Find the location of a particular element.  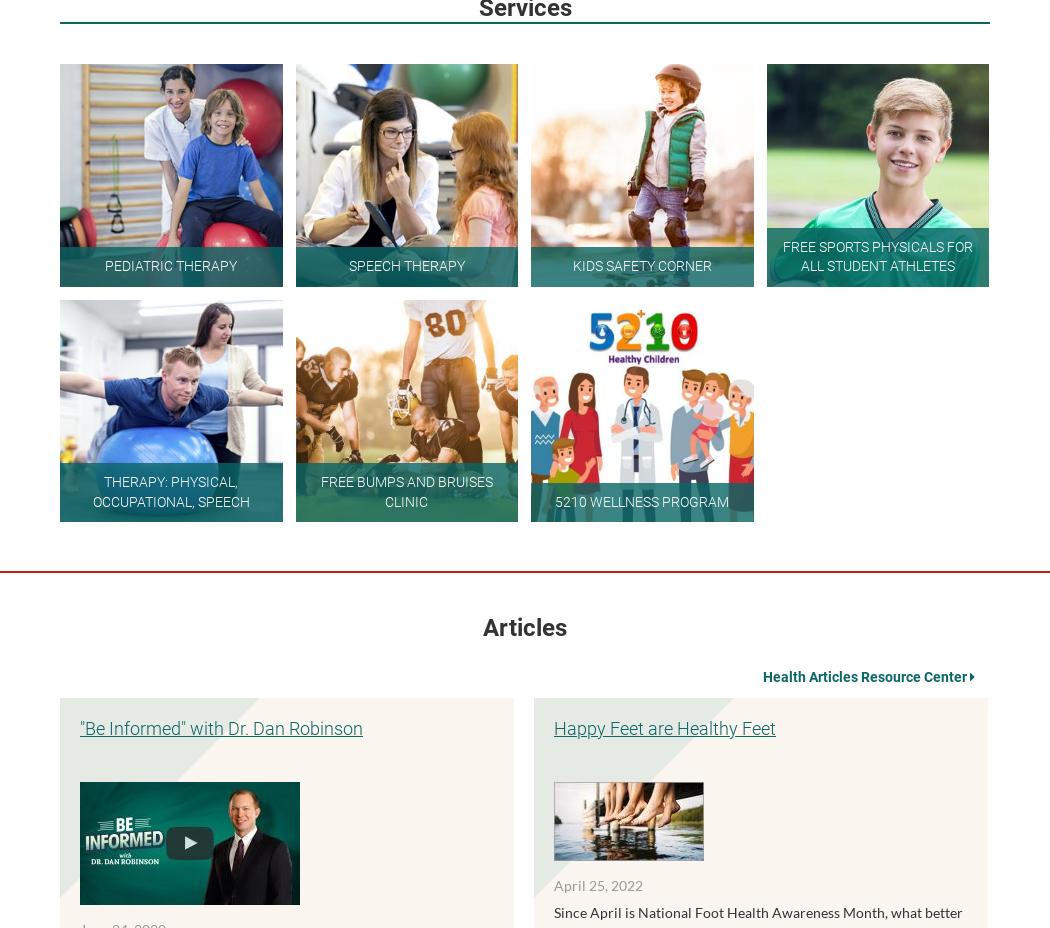

'Speech Therapy' is located at coordinates (406, 264).